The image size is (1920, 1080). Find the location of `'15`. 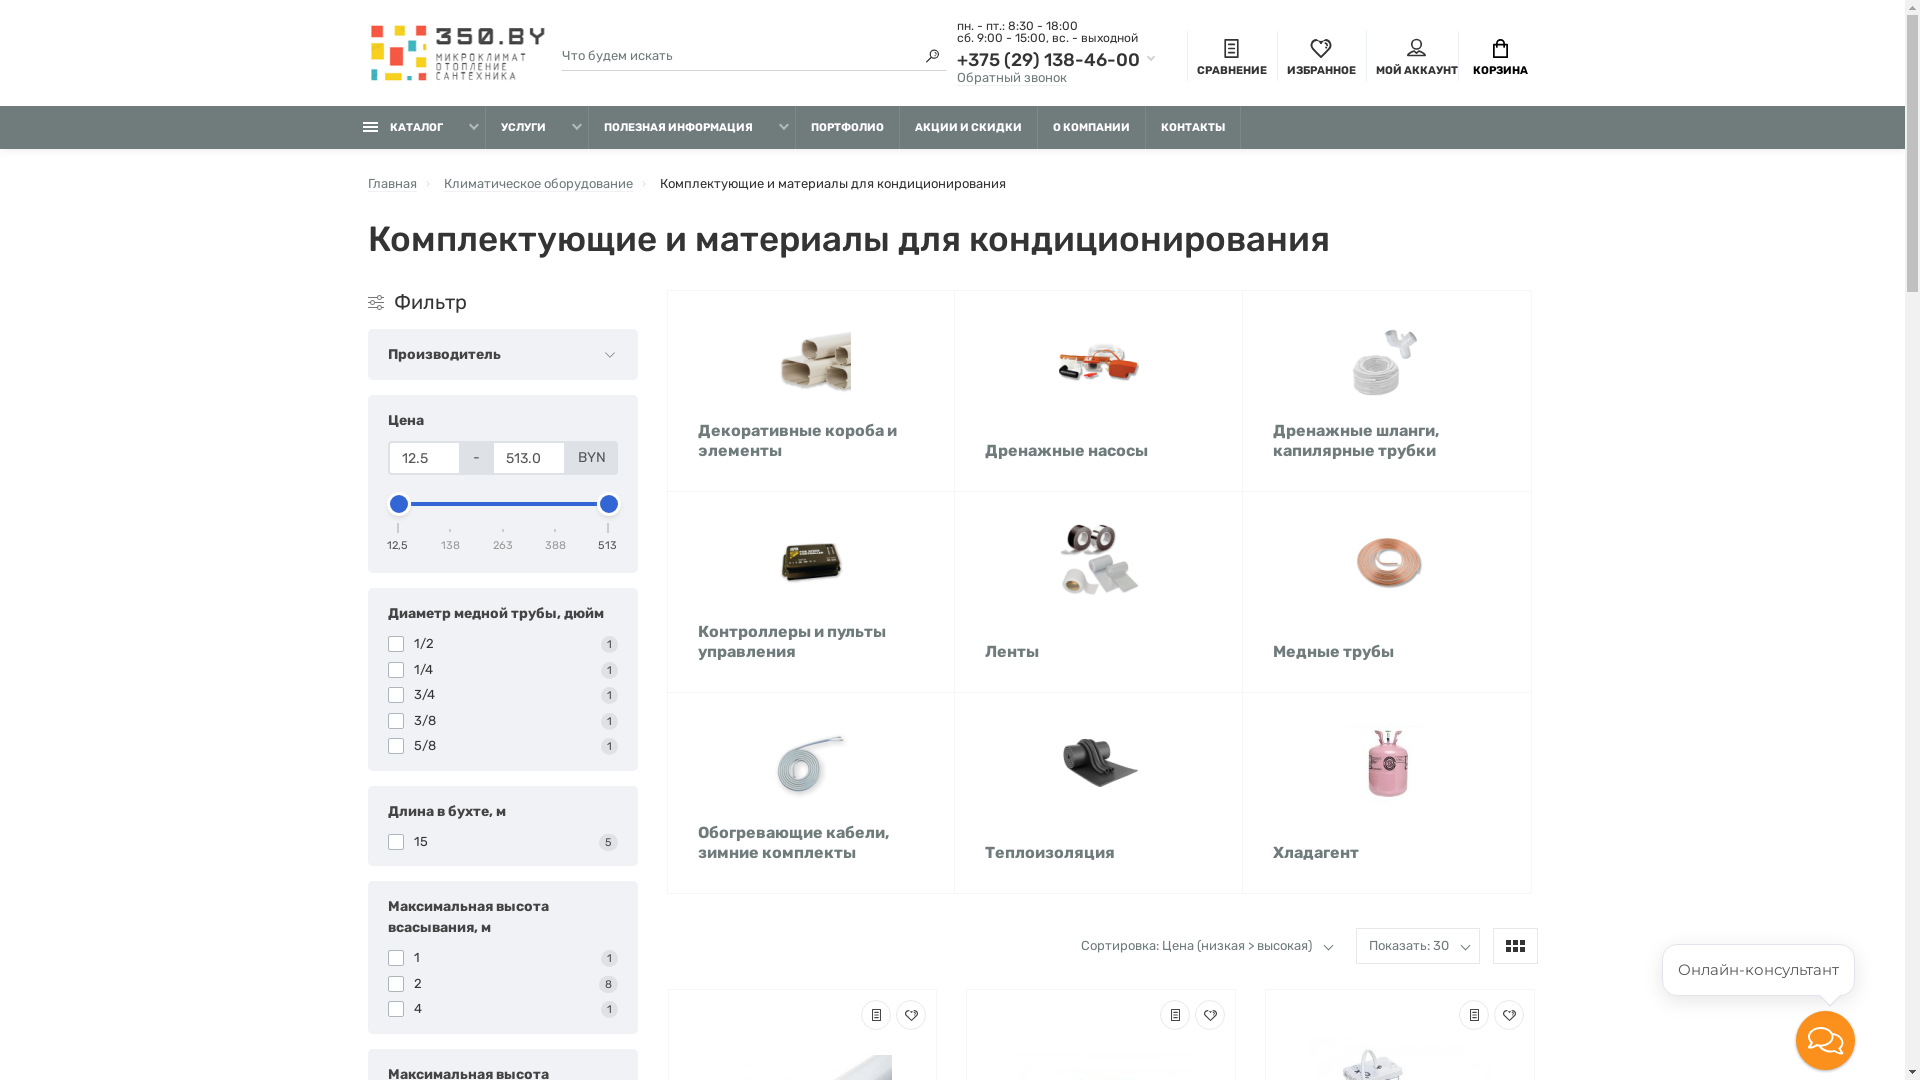

'15 is located at coordinates (503, 841).